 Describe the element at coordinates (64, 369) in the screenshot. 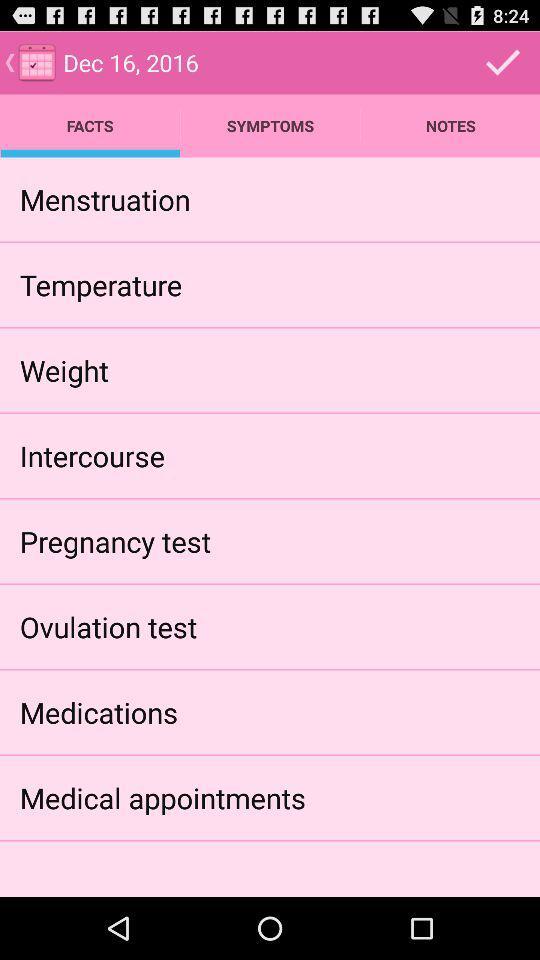

I see `the app below the temperature` at that location.